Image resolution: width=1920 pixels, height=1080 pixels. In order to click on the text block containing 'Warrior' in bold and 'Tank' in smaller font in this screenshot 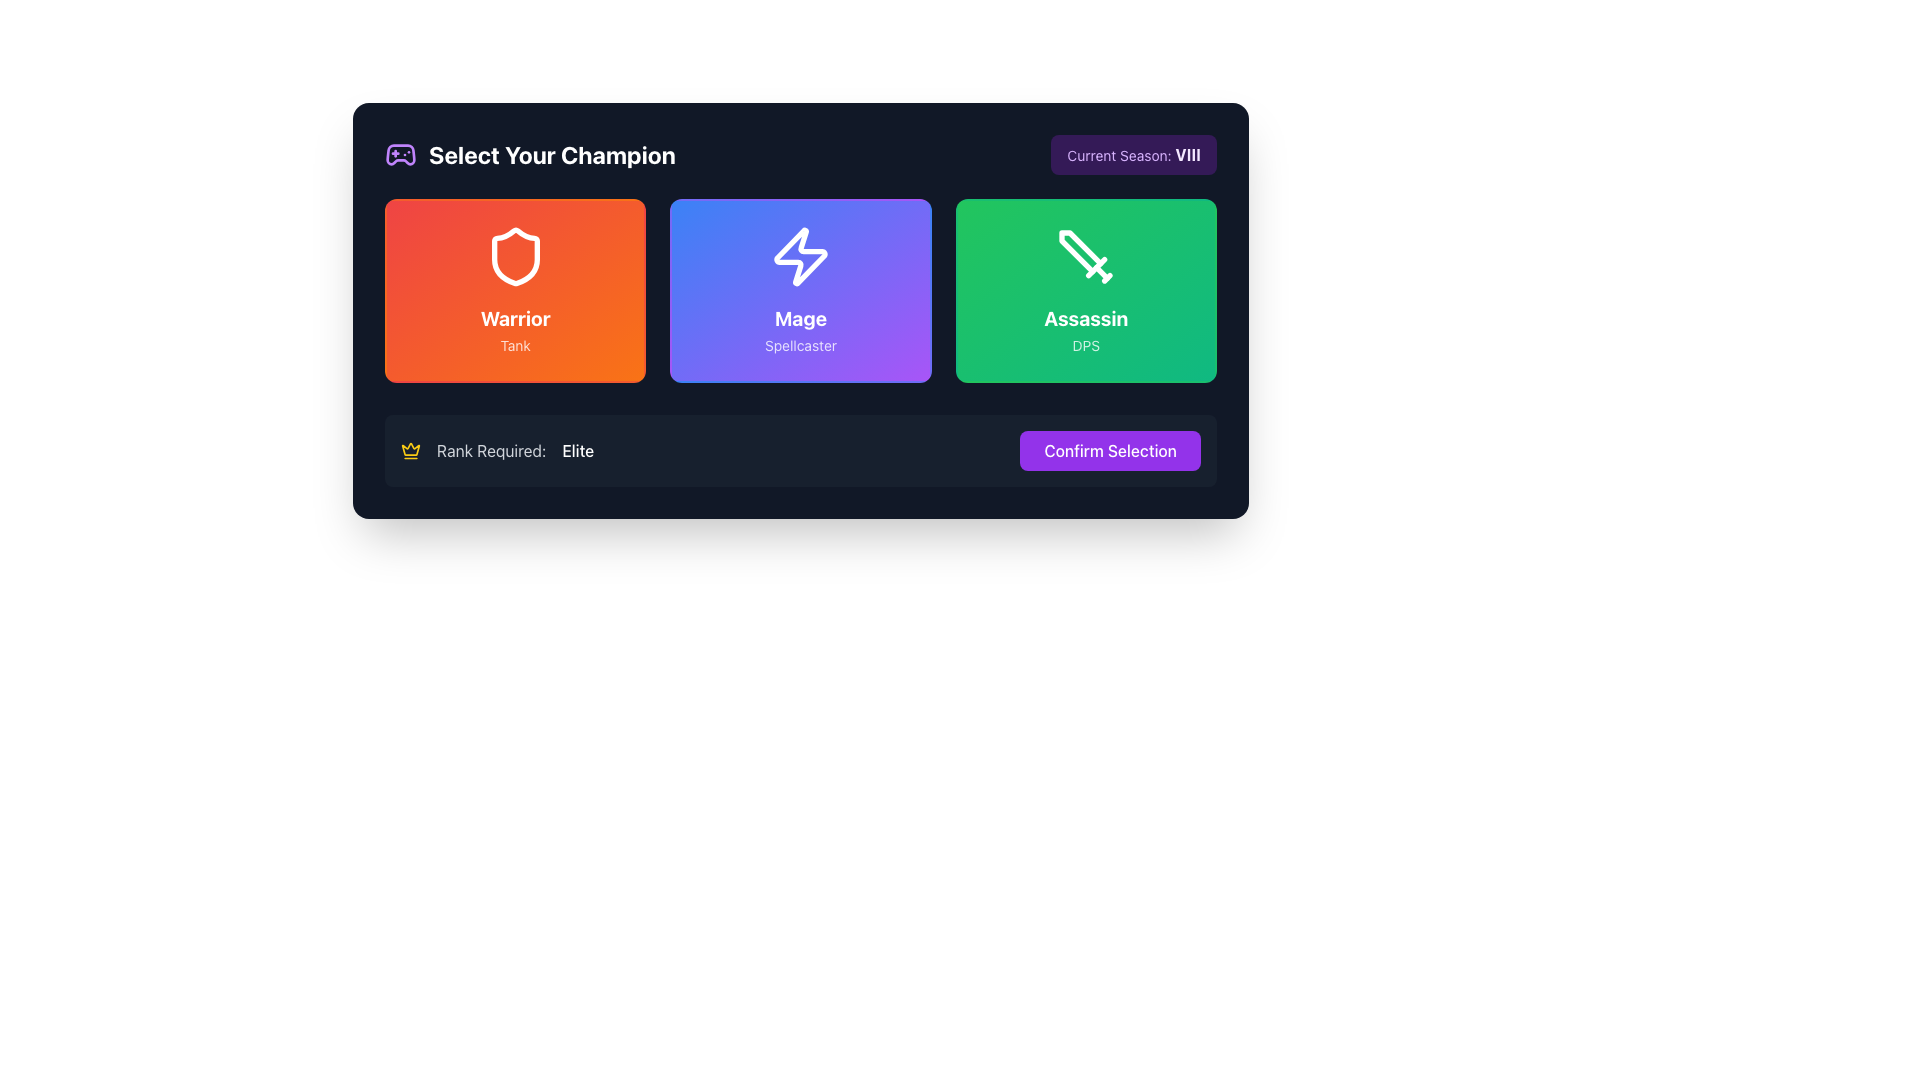, I will do `click(515, 330)`.